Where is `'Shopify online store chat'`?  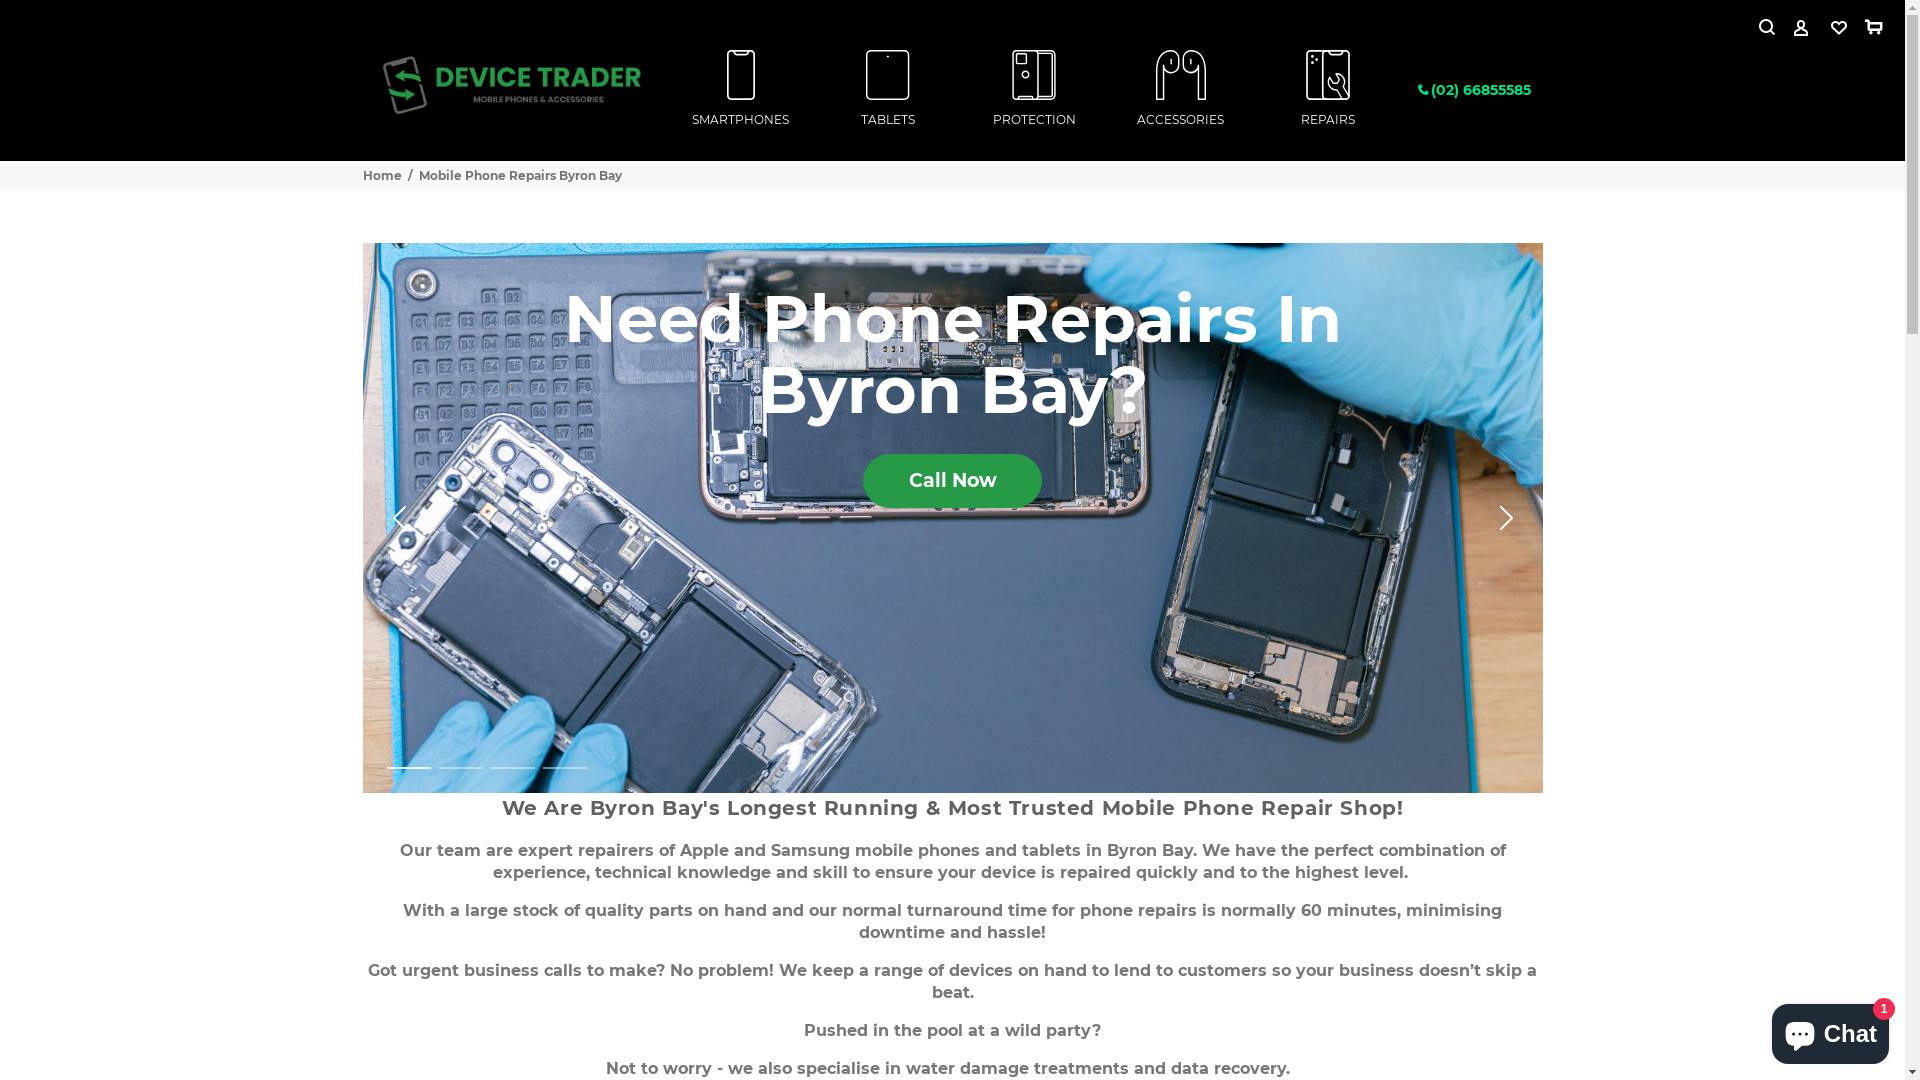 'Shopify online store chat' is located at coordinates (1830, 1029).